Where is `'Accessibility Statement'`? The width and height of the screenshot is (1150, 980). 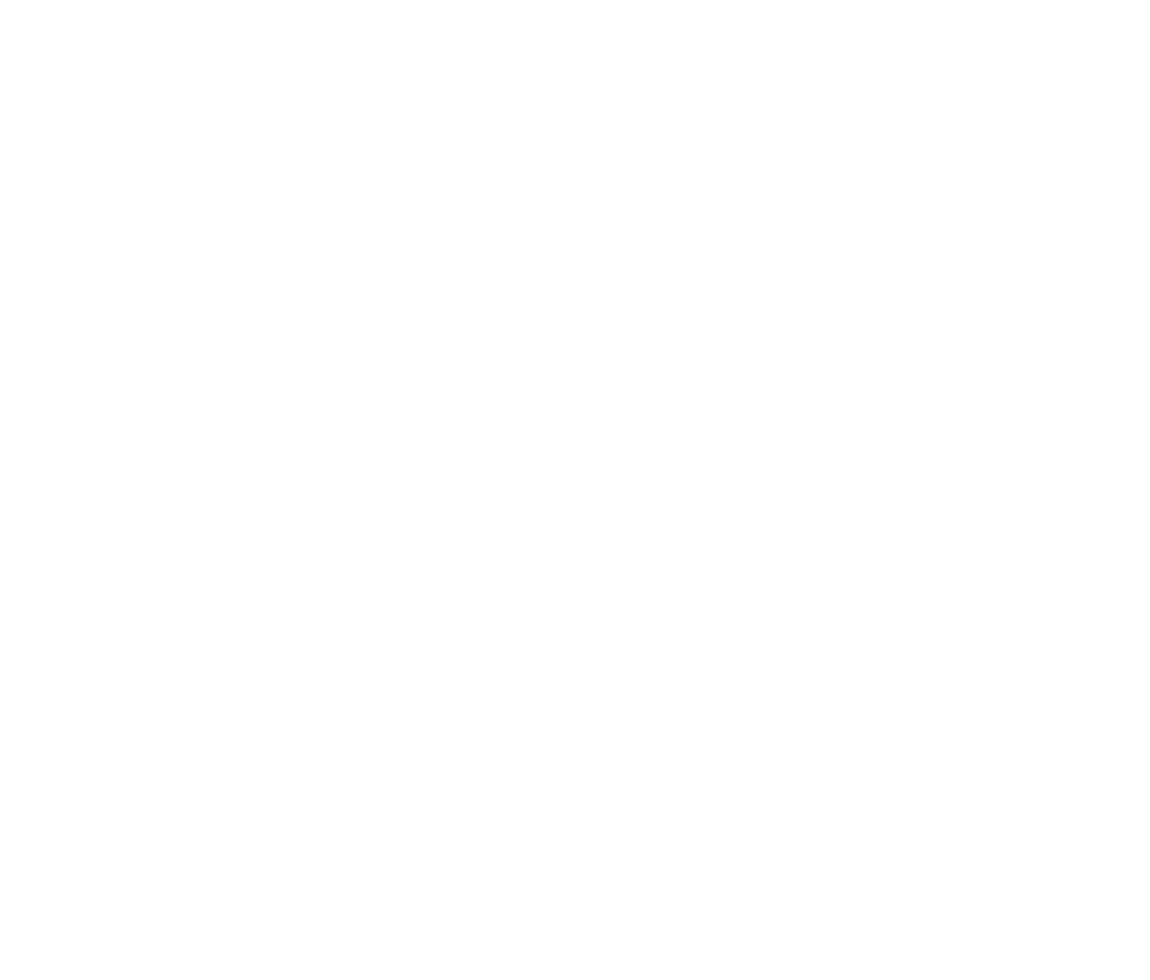
'Accessibility Statement' is located at coordinates (931, 803).